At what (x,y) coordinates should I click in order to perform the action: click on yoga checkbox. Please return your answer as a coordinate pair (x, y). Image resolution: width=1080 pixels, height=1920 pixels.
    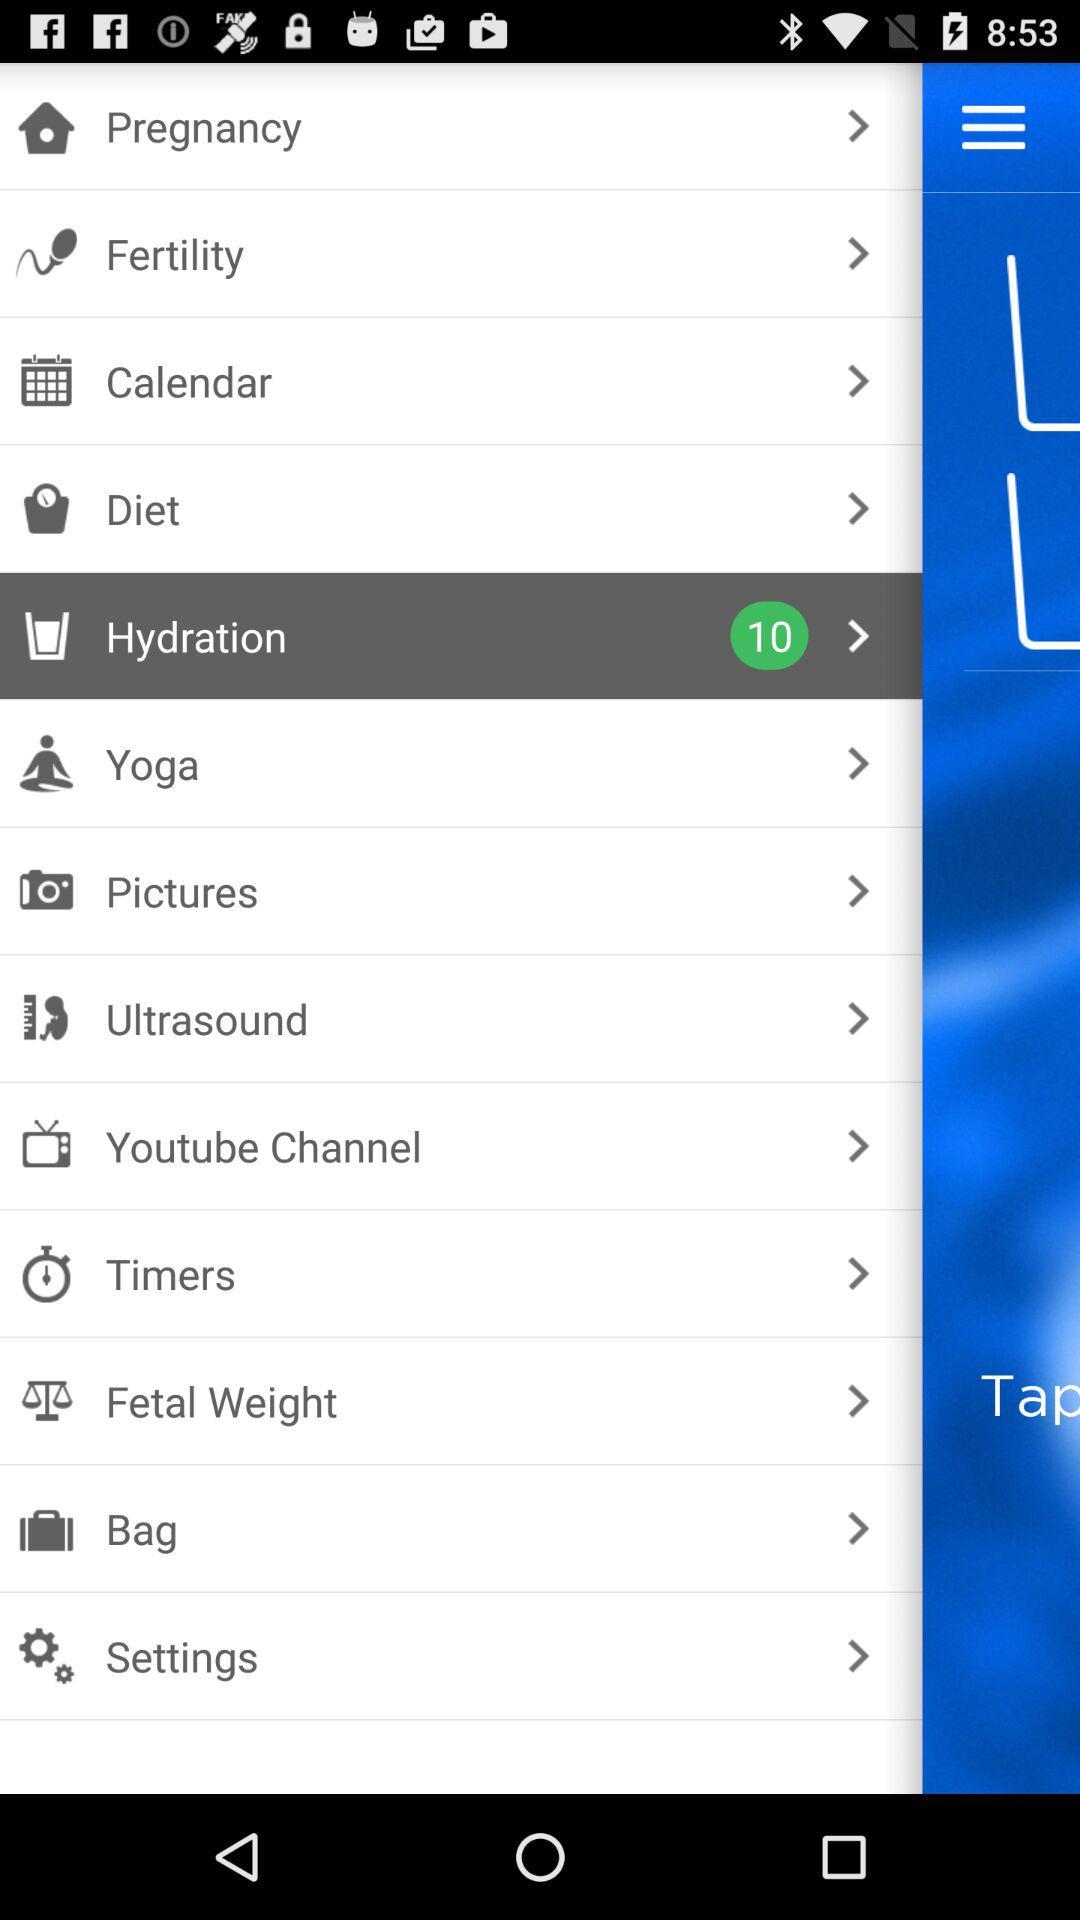
    Looking at the image, I should click on (457, 762).